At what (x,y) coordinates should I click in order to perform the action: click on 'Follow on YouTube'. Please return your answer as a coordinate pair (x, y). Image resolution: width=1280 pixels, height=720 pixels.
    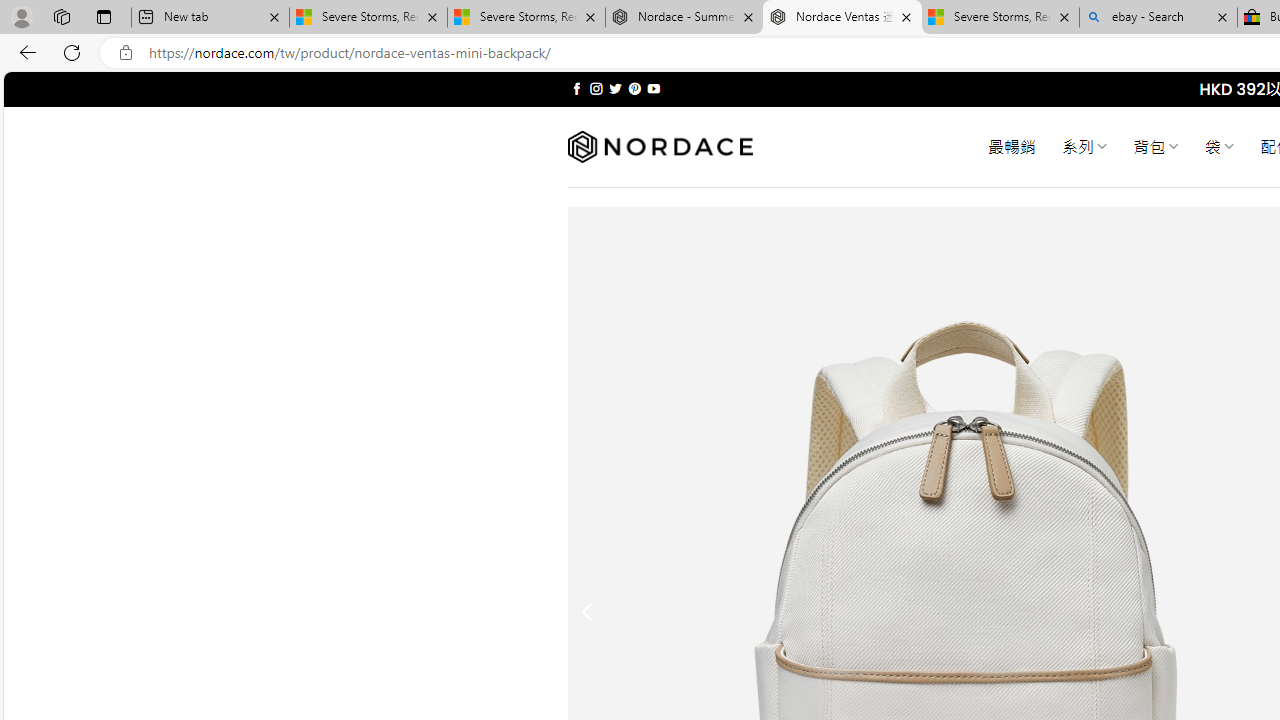
    Looking at the image, I should click on (653, 88).